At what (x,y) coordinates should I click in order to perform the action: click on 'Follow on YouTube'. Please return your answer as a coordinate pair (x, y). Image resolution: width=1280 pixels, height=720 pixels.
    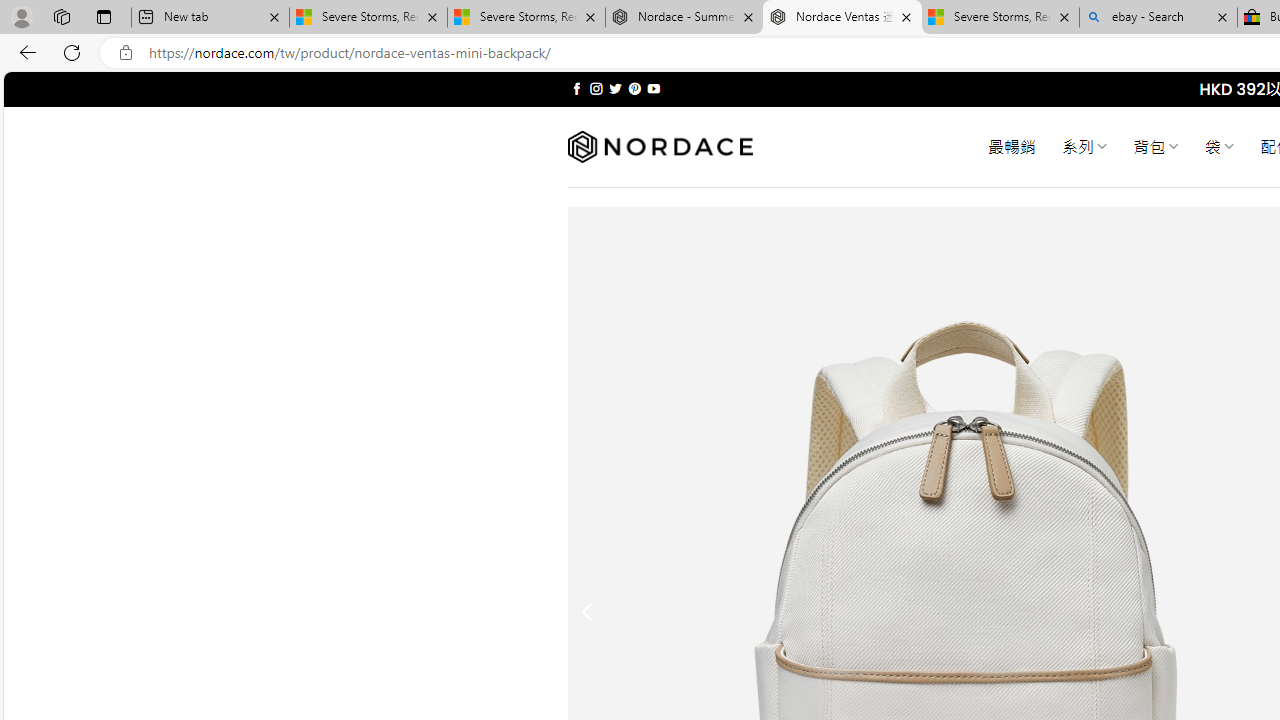
    Looking at the image, I should click on (653, 88).